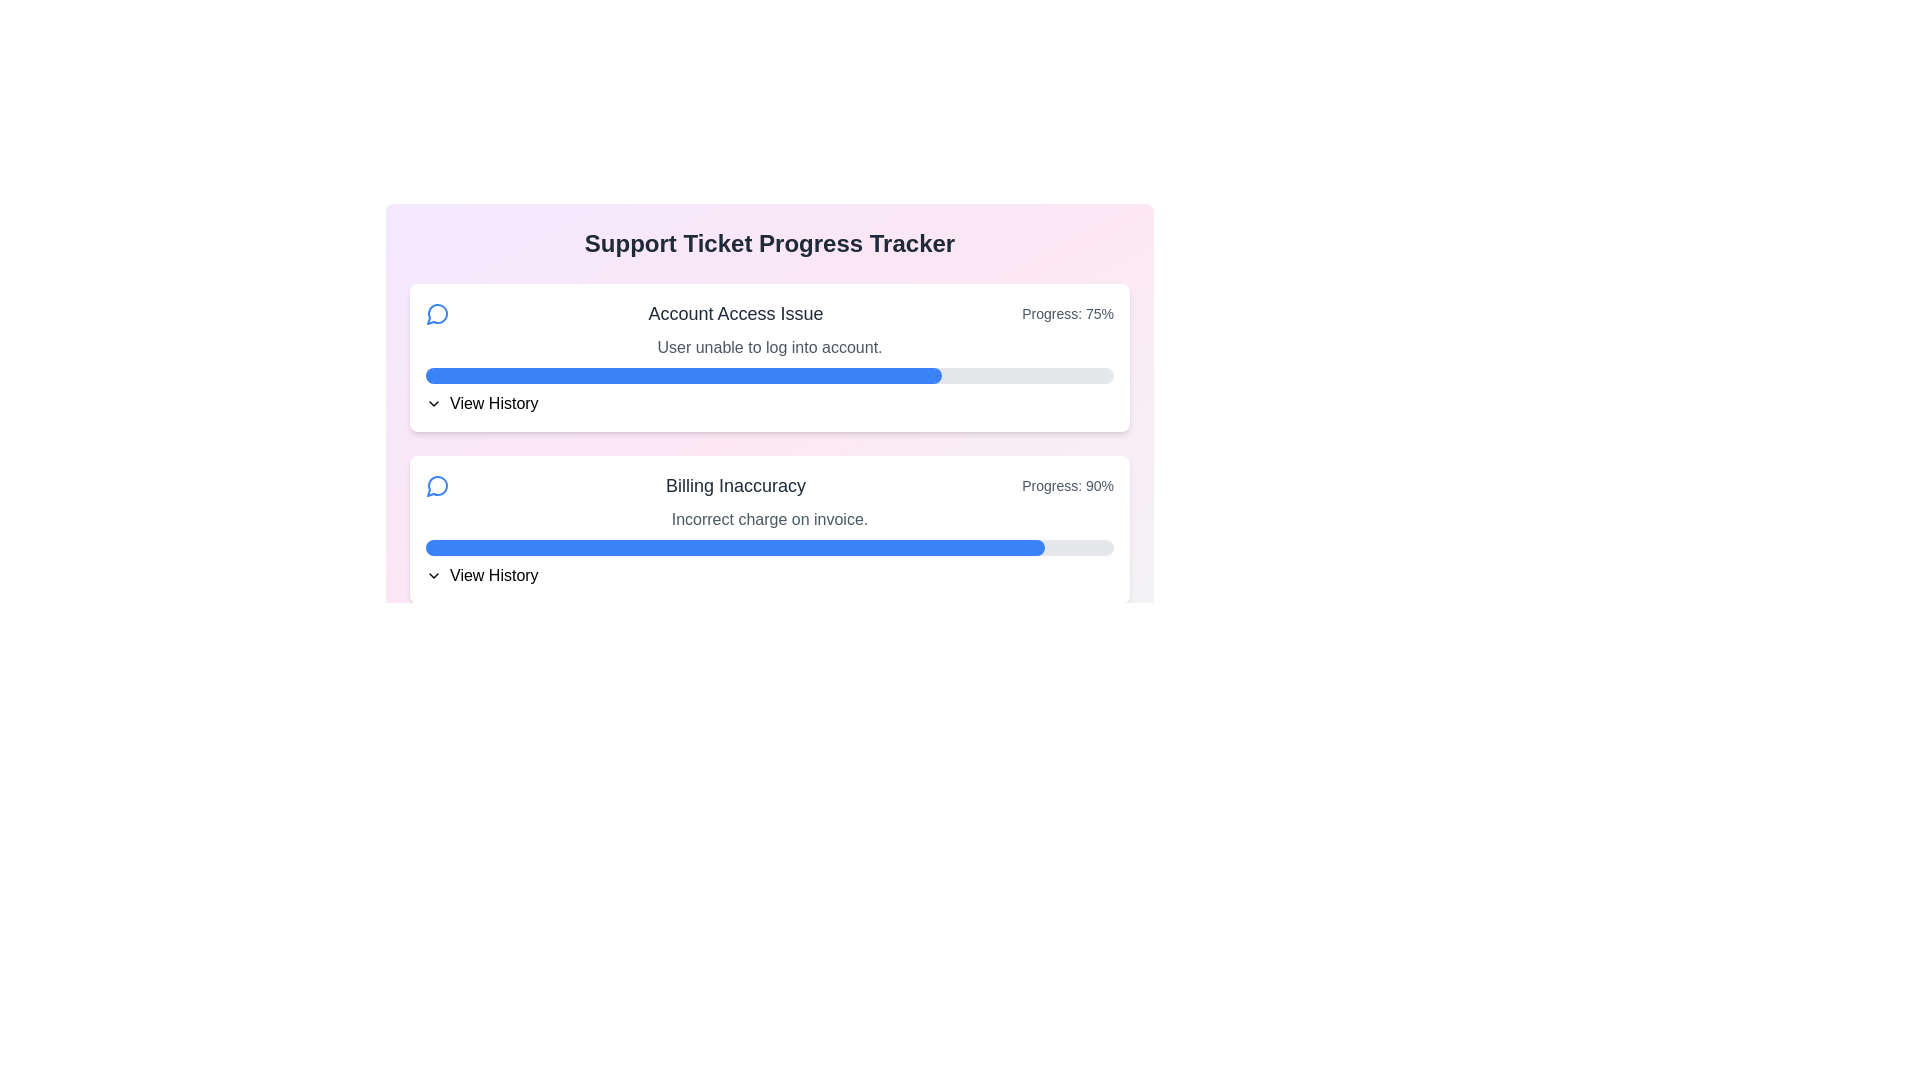 Image resolution: width=1920 pixels, height=1080 pixels. What do you see at coordinates (436, 486) in the screenshot?
I see `the communication icon located under the 'Billing Inaccuracy' section, which is the first element in a horizontal row and aligned with the 'Progress: 90%' label` at bounding box center [436, 486].